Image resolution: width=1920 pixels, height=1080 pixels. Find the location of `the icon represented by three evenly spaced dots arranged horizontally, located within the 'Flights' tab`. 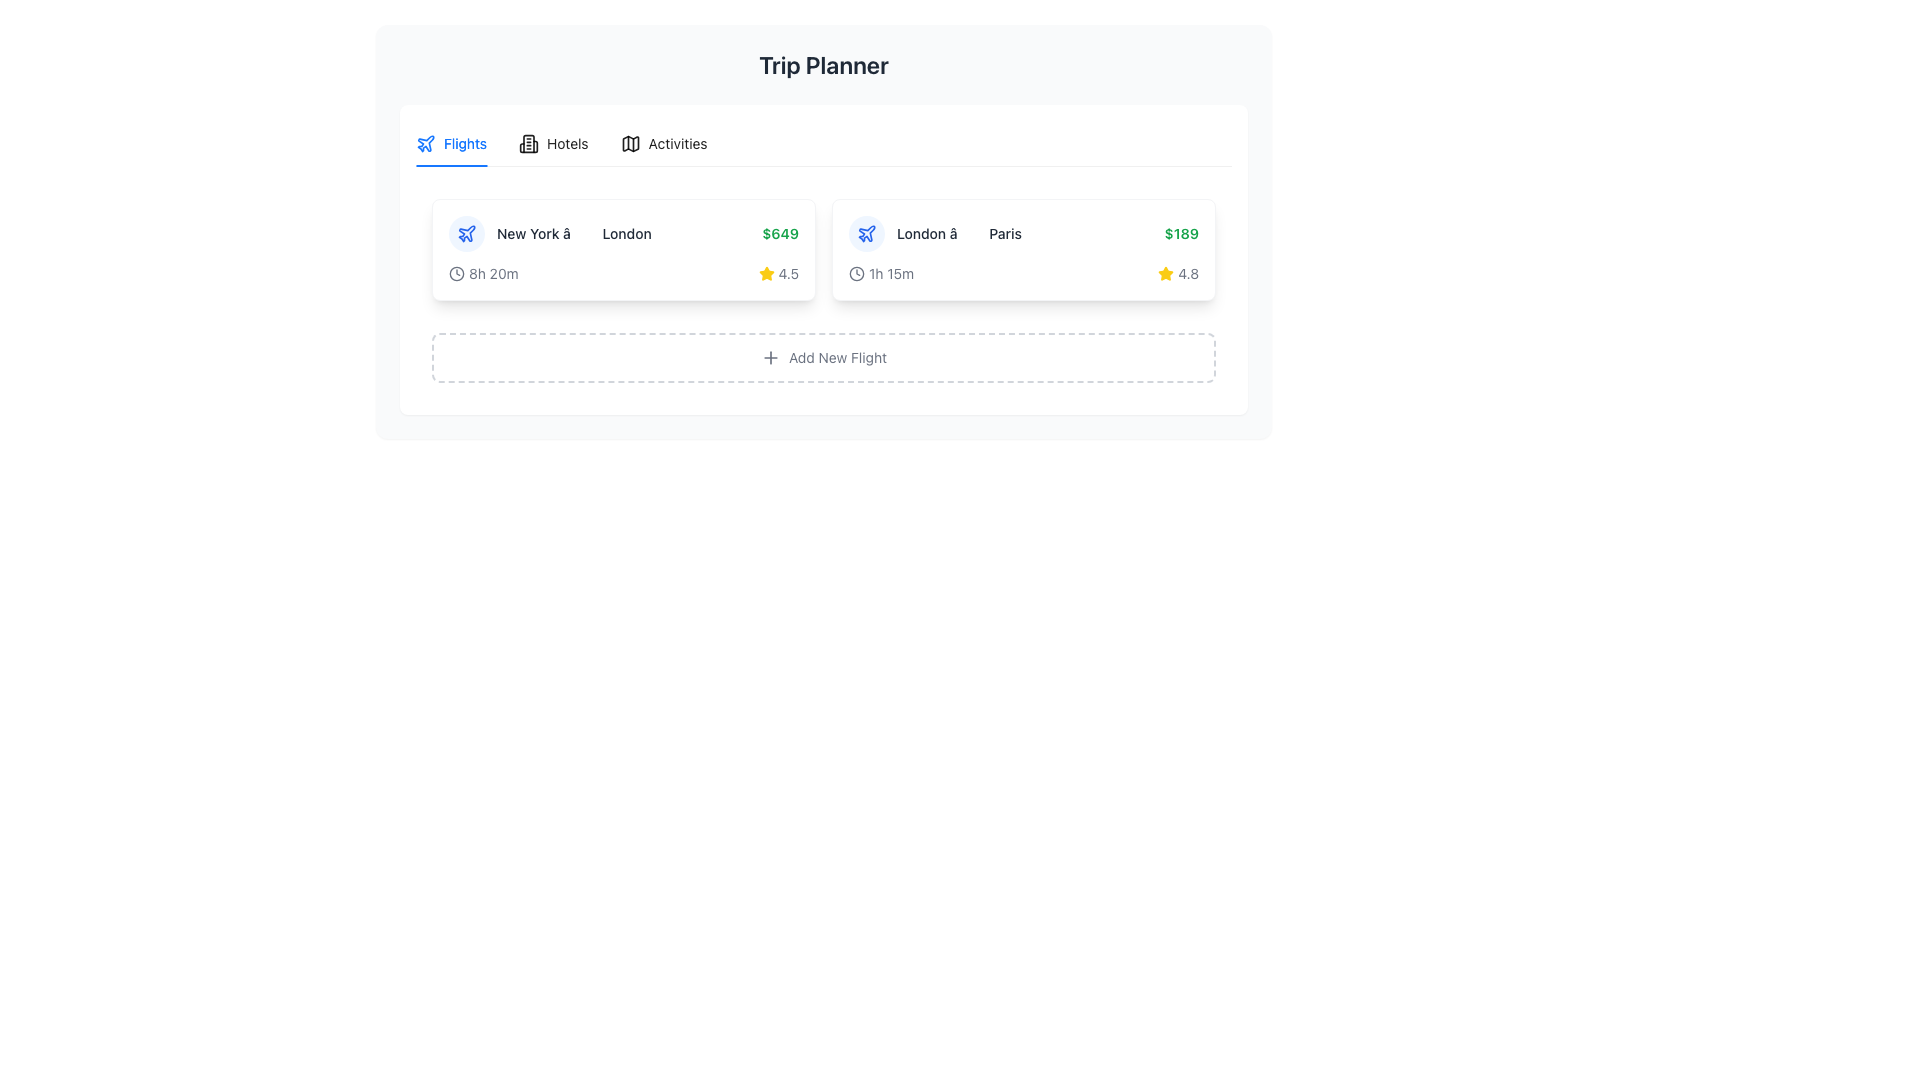

the icon represented by three evenly spaced dots arranged horizontally, located within the 'Flights' tab is located at coordinates (437, 137).